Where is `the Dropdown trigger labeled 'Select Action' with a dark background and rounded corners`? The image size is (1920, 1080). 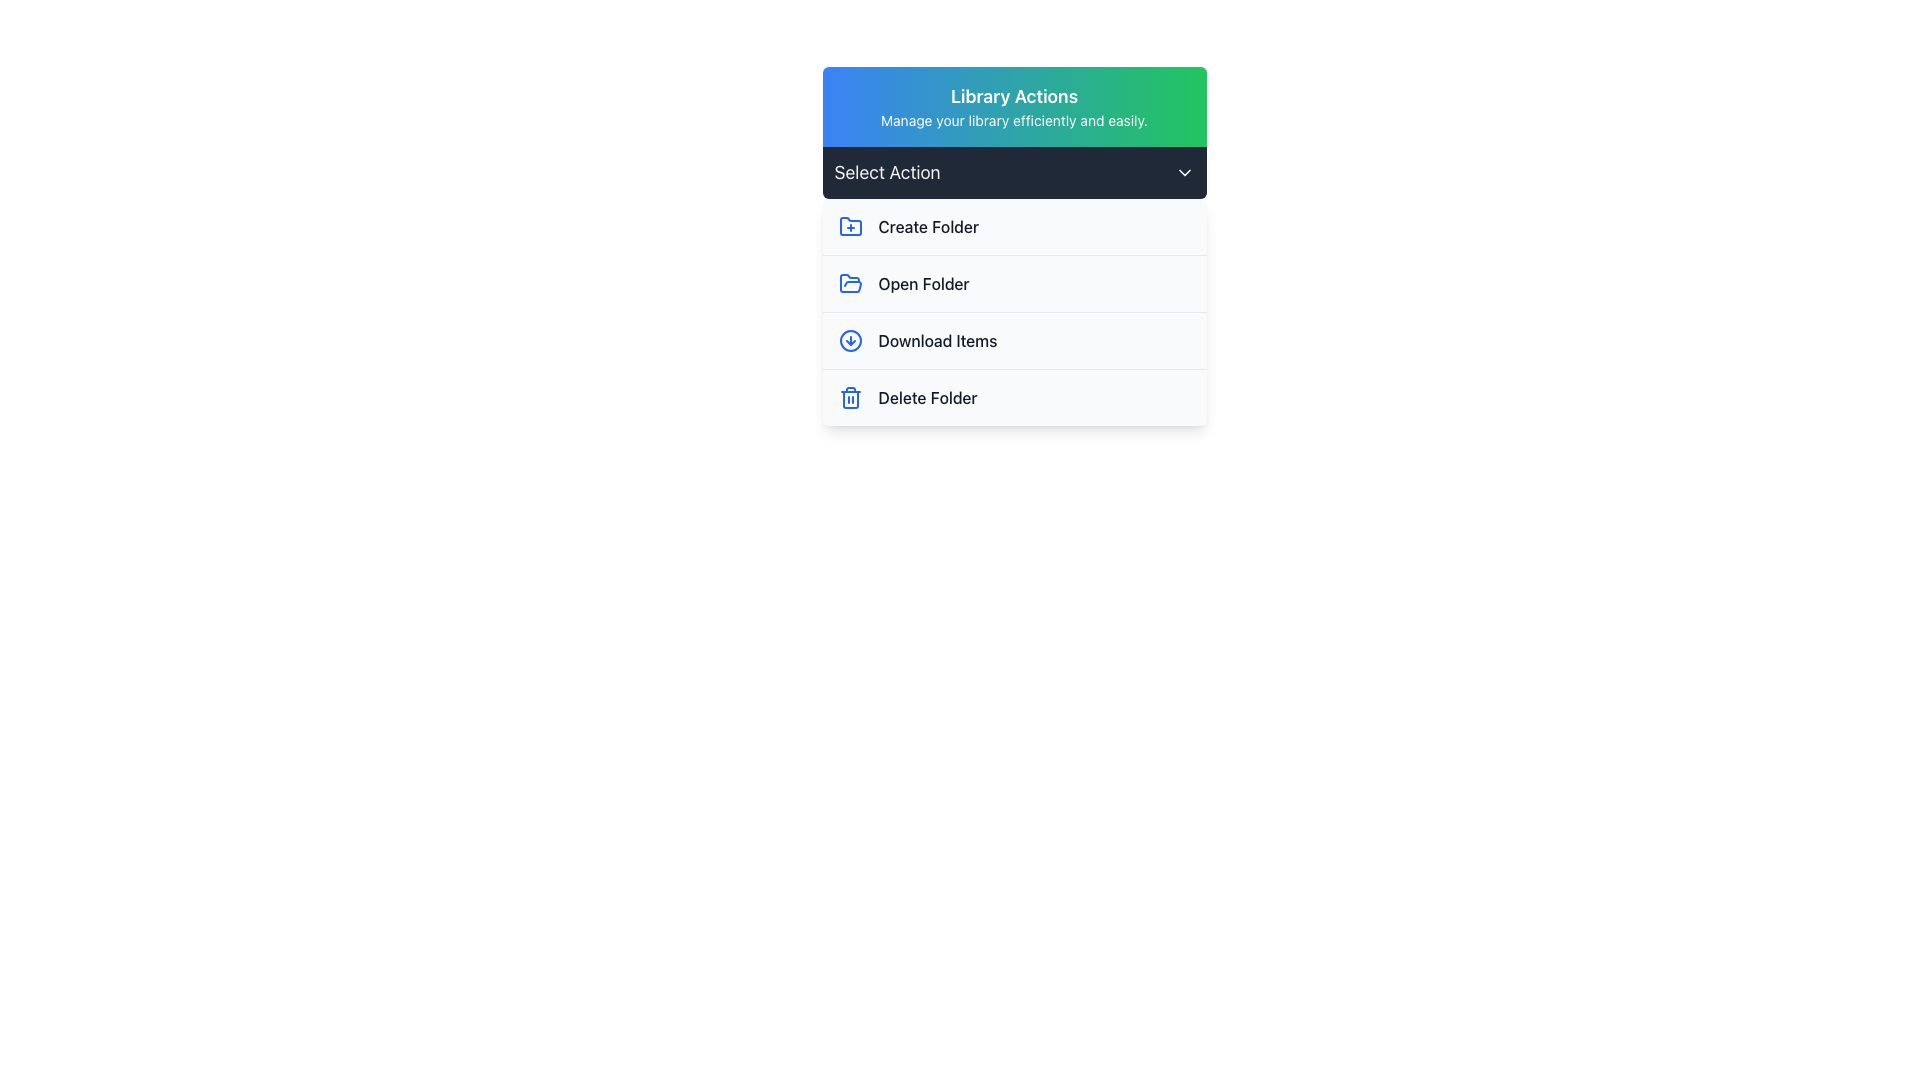 the Dropdown trigger labeled 'Select Action' with a dark background and rounded corners is located at coordinates (1014, 172).